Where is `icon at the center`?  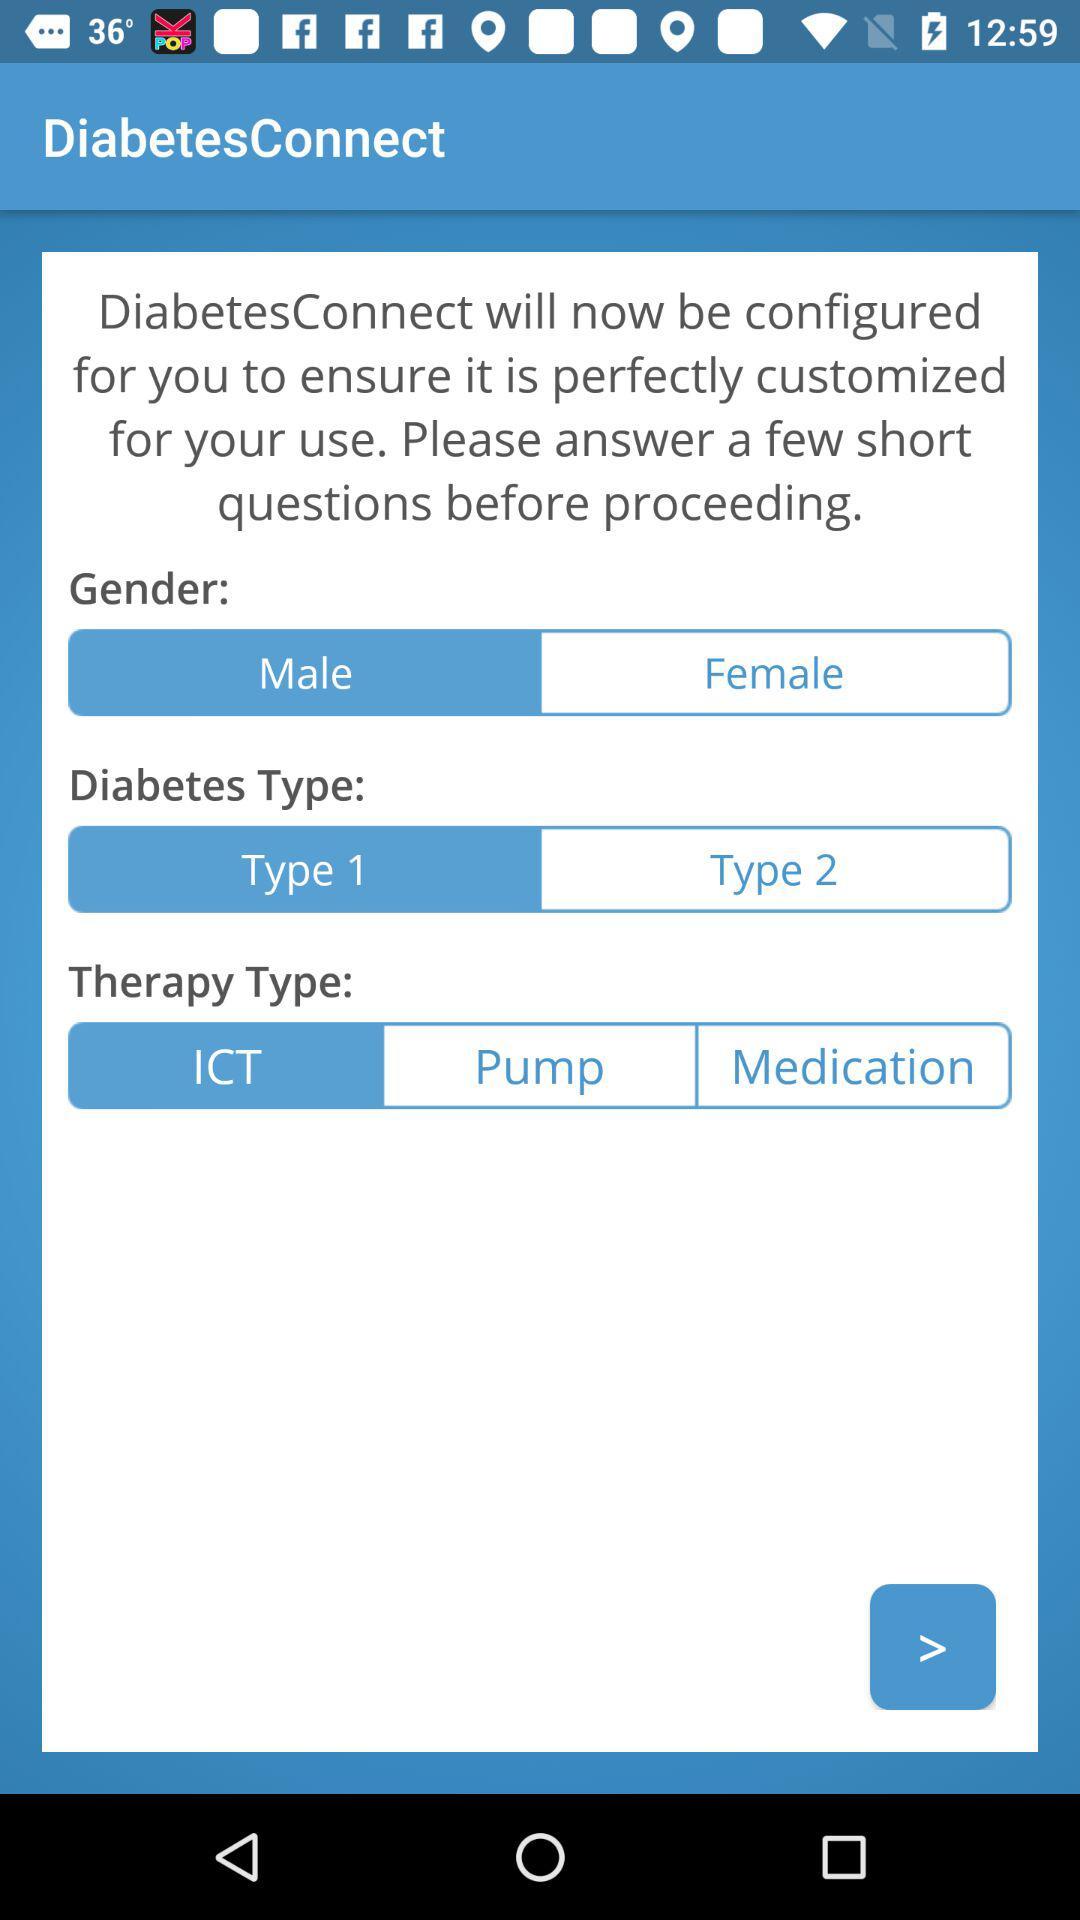 icon at the center is located at coordinates (538, 1064).